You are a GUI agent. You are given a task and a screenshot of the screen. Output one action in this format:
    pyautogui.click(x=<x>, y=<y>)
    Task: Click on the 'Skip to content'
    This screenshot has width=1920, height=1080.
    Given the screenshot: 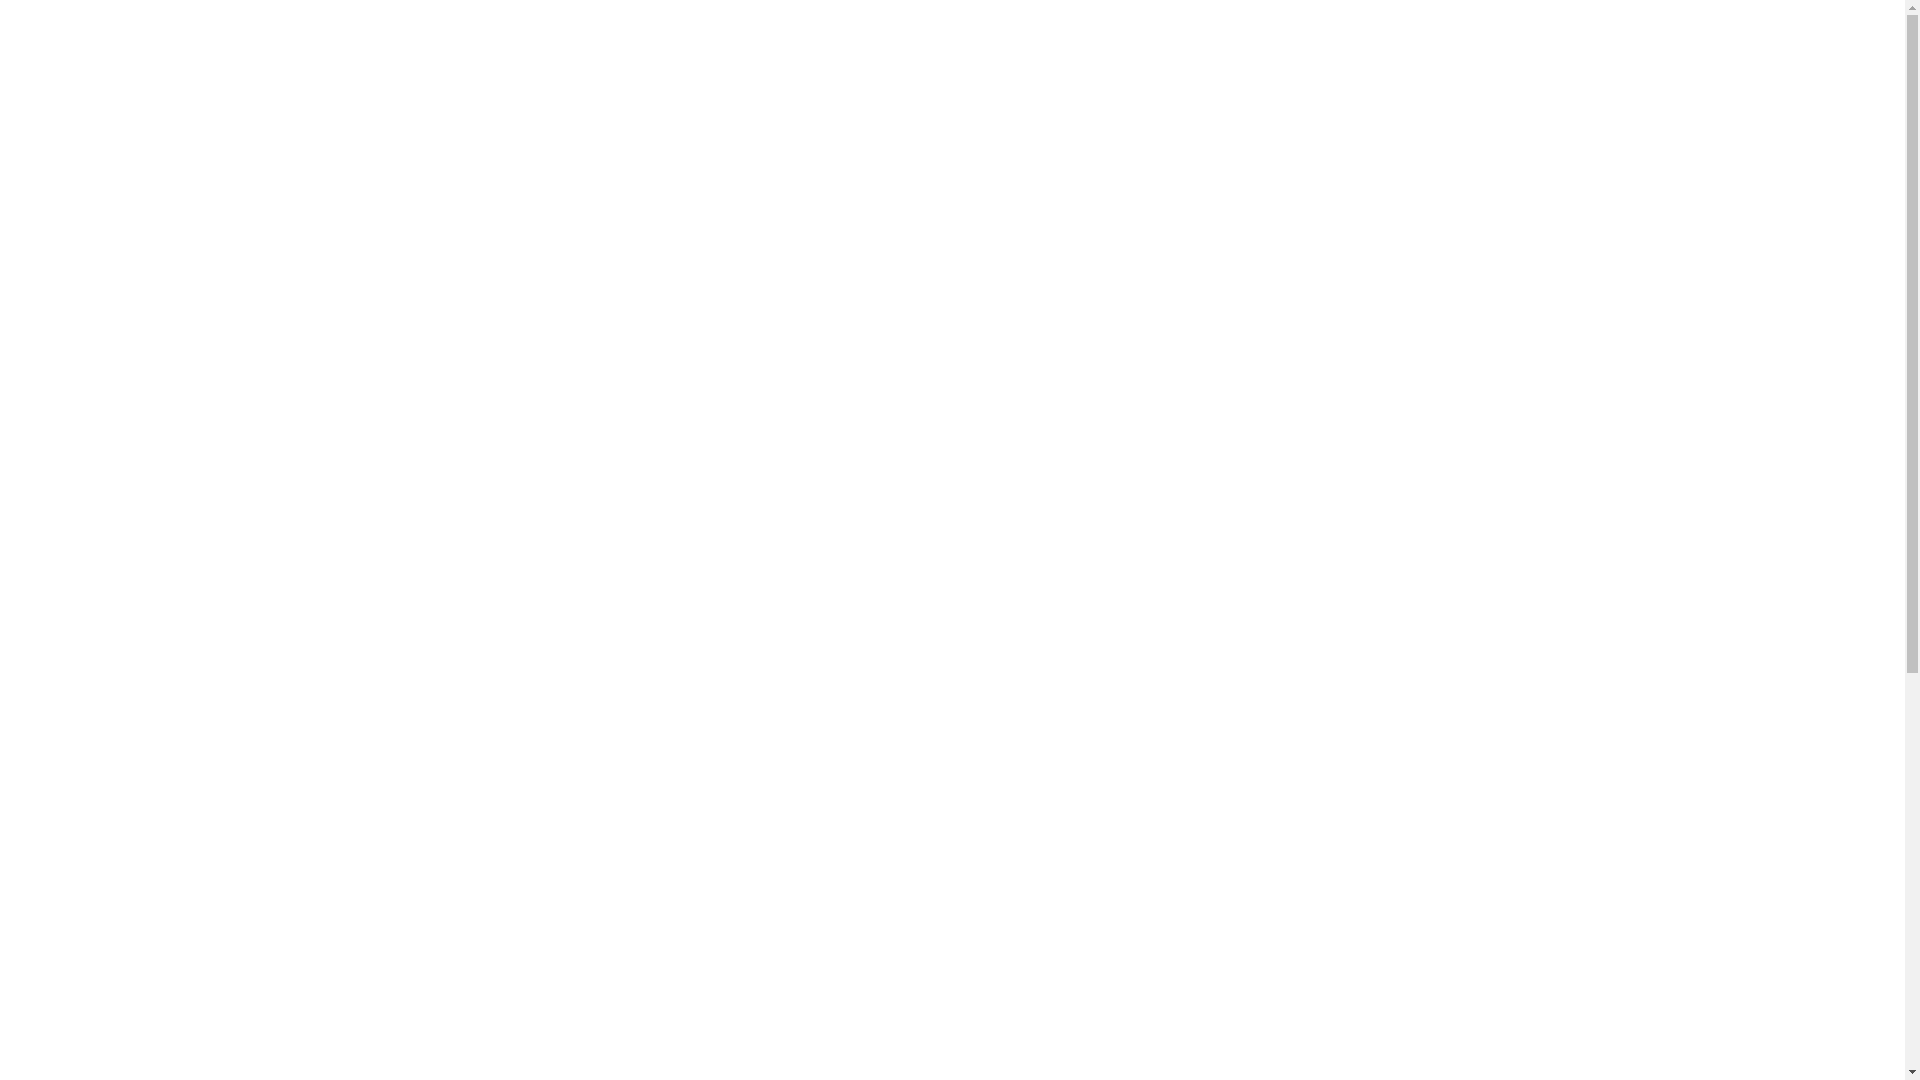 What is the action you would take?
    pyautogui.click(x=7, y=7)
    